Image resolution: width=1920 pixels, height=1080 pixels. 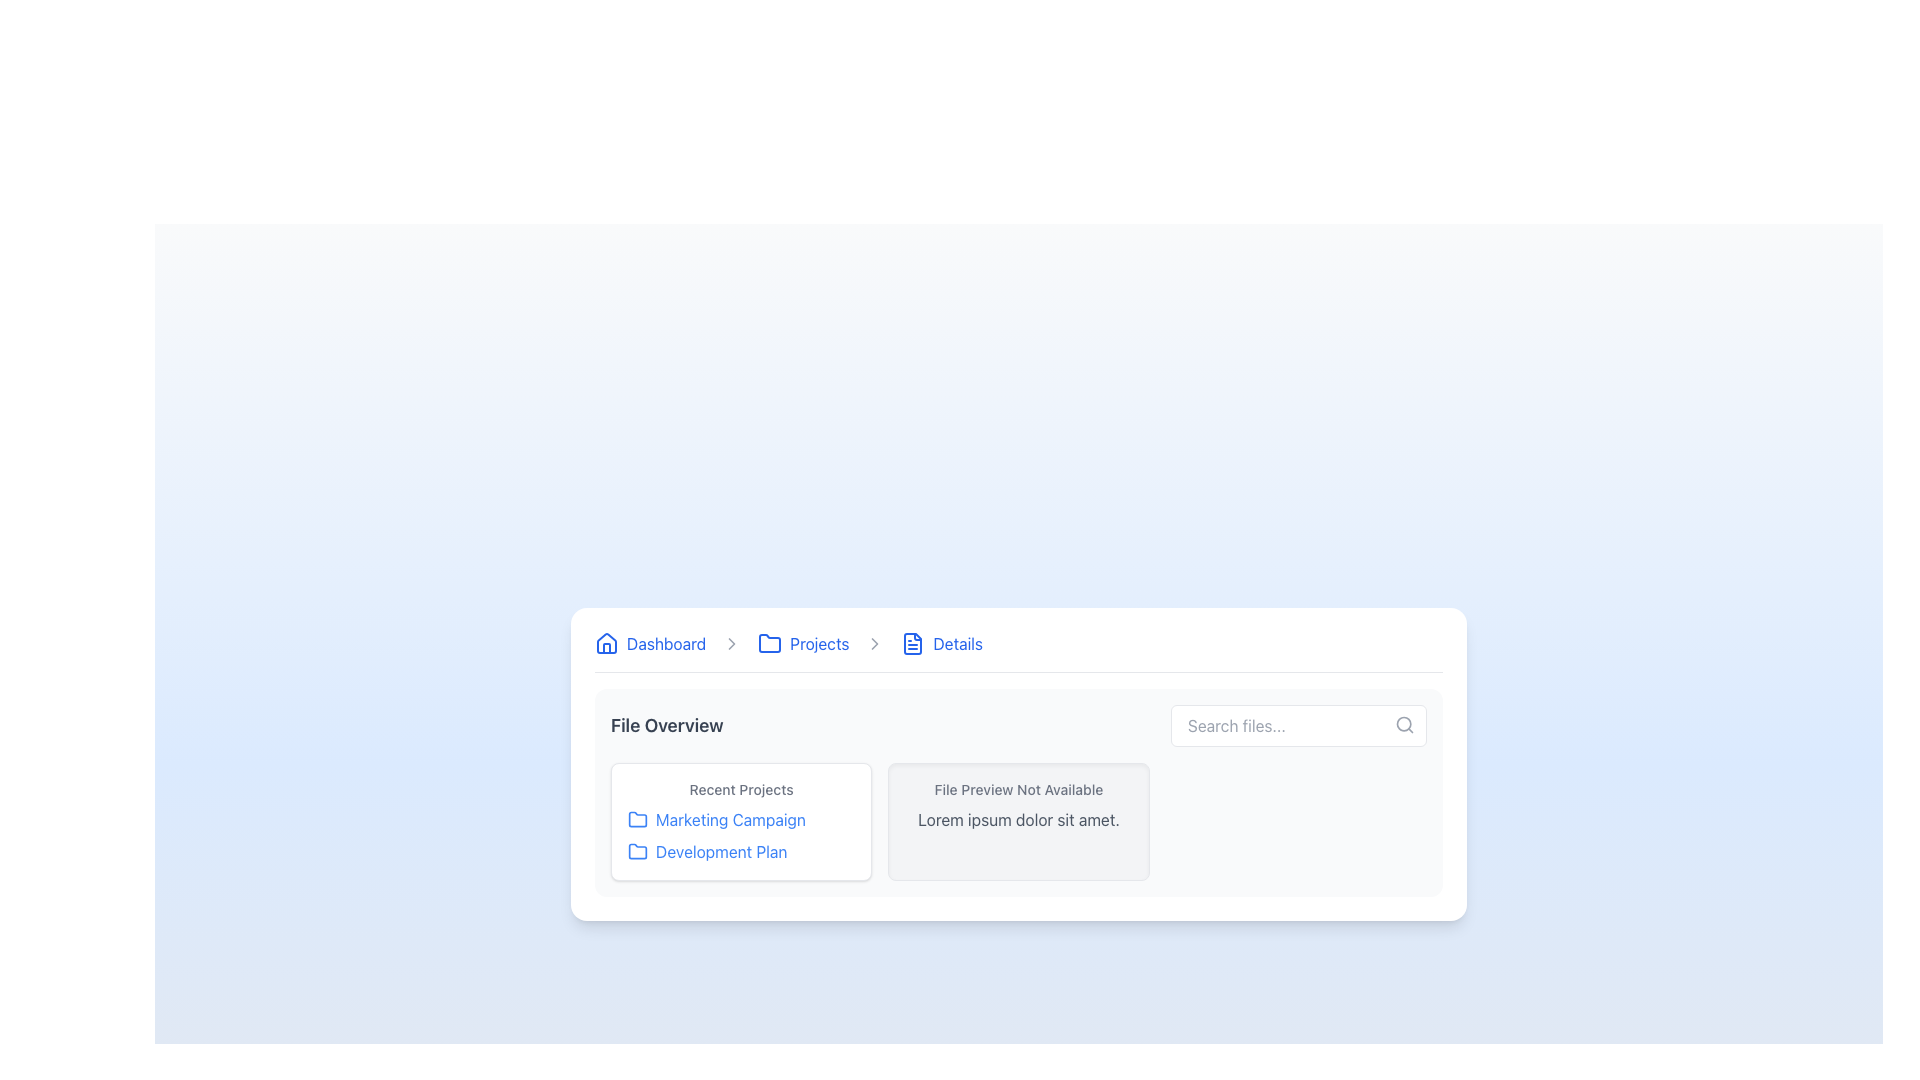 I want to click on the Informational Card displaying 'File Preview Not Available' with a white card-like design, located in the 'File Overview' section, so click(x=1018, y=821).